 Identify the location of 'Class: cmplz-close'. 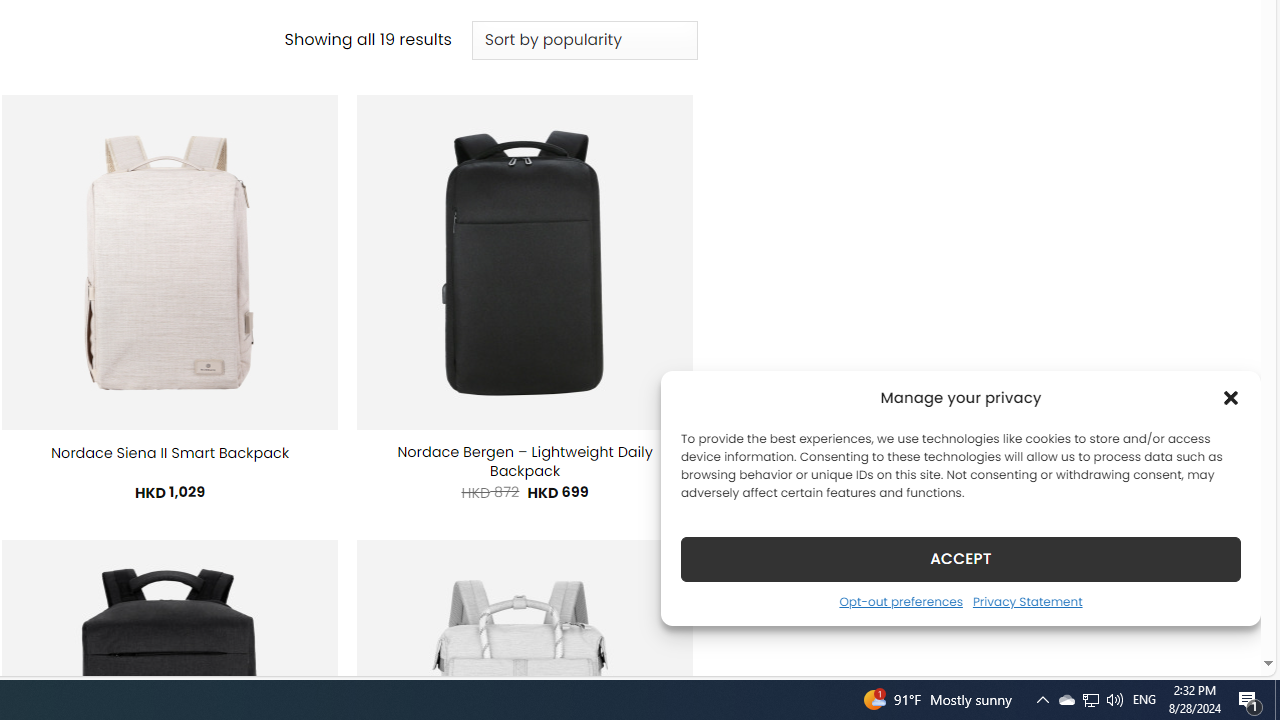
(1230, 397).